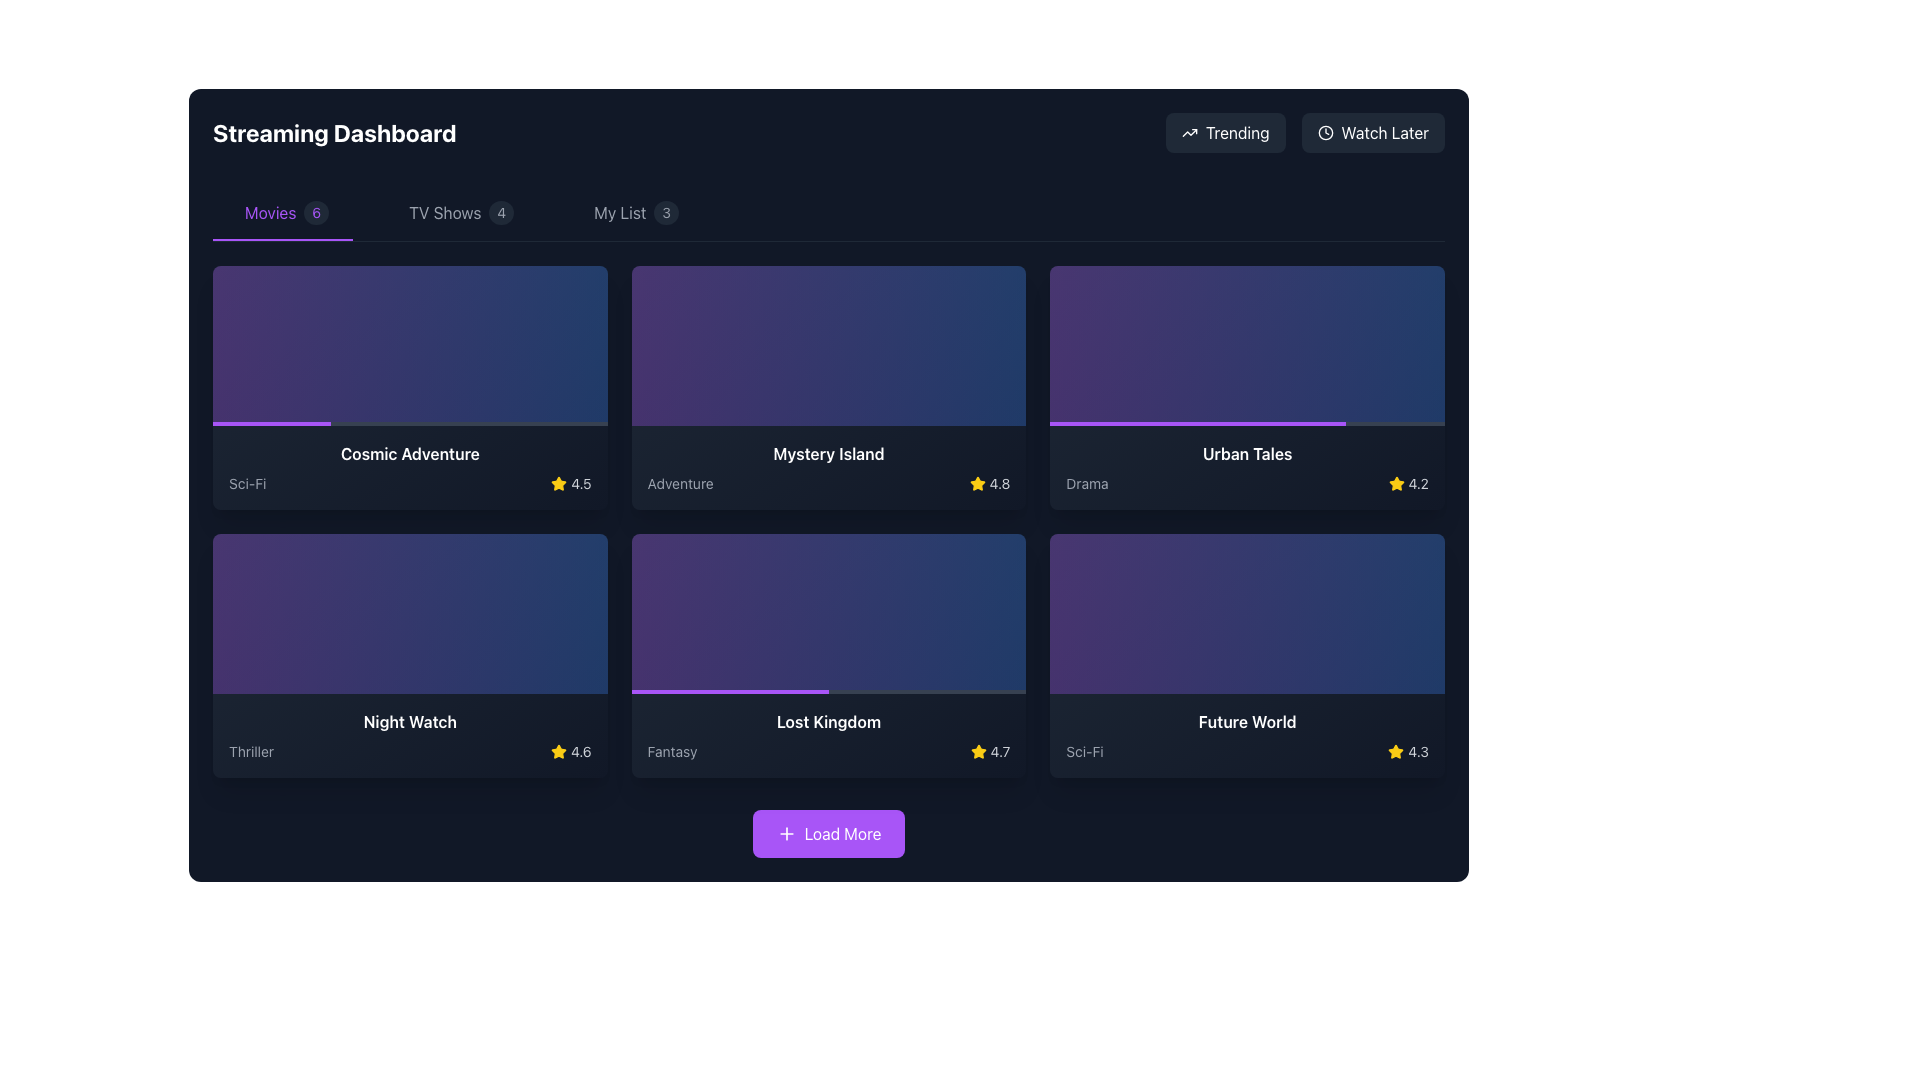 The height and width of the screenshot is (1080, 1920). Describe the element at coordinates (1236, 132) in the screenshot. I see `the 'Trending' text label in the navigation bar located in the top-right corner of the interface` at that location.